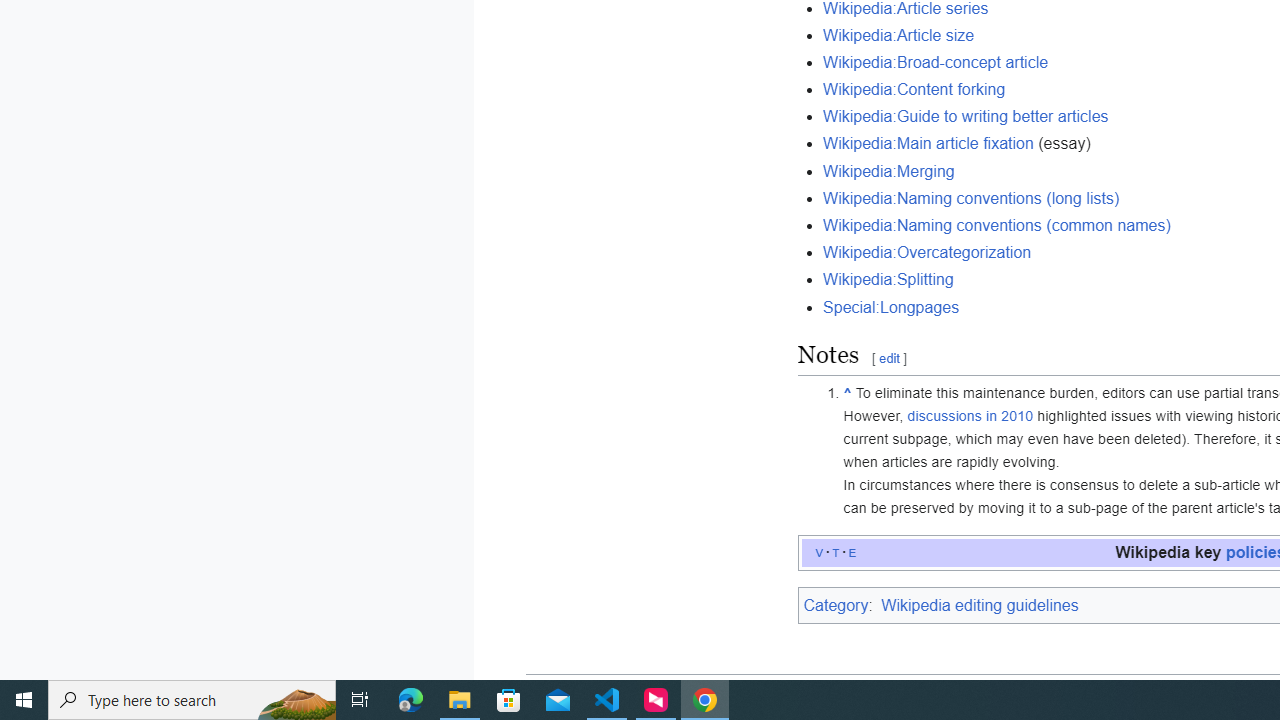  Describe the element at coordinates (898, 34) in the screenshot. I see `'Wikipedia:Article size'` at that location.